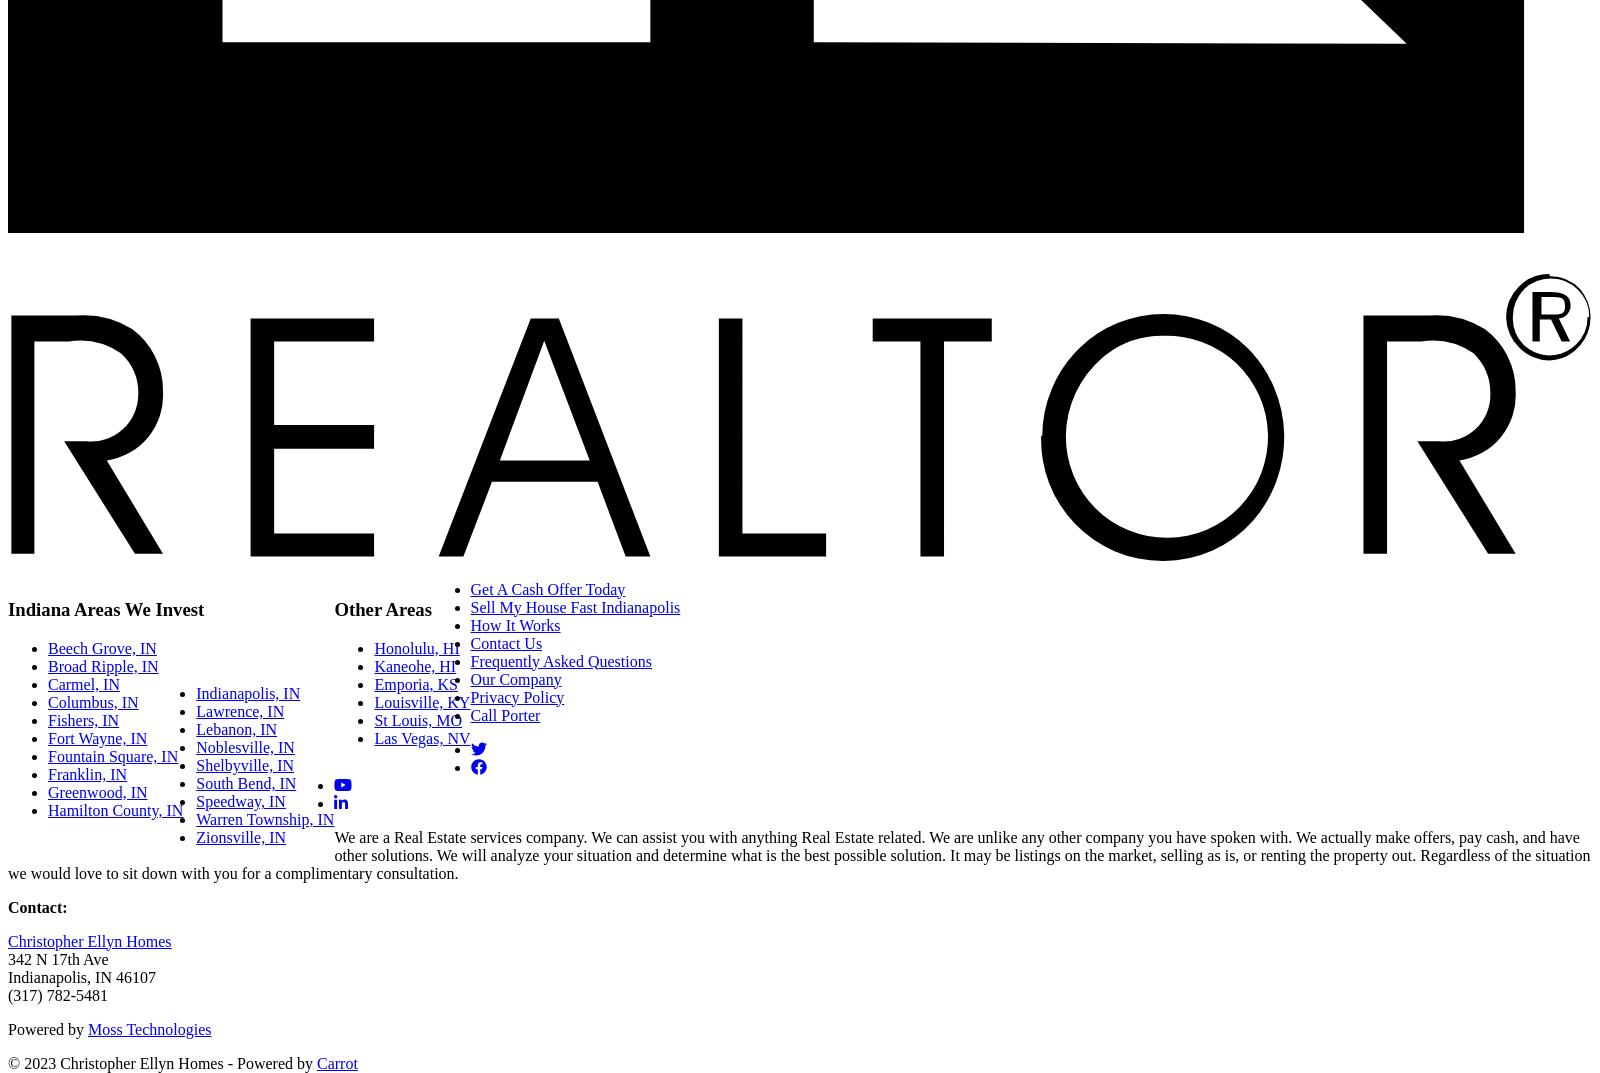 The image size is (1600, 1073). Describe the element at coordinates (147, 1028) in the screenshot. I see `'Moss Technologies'` at that location.